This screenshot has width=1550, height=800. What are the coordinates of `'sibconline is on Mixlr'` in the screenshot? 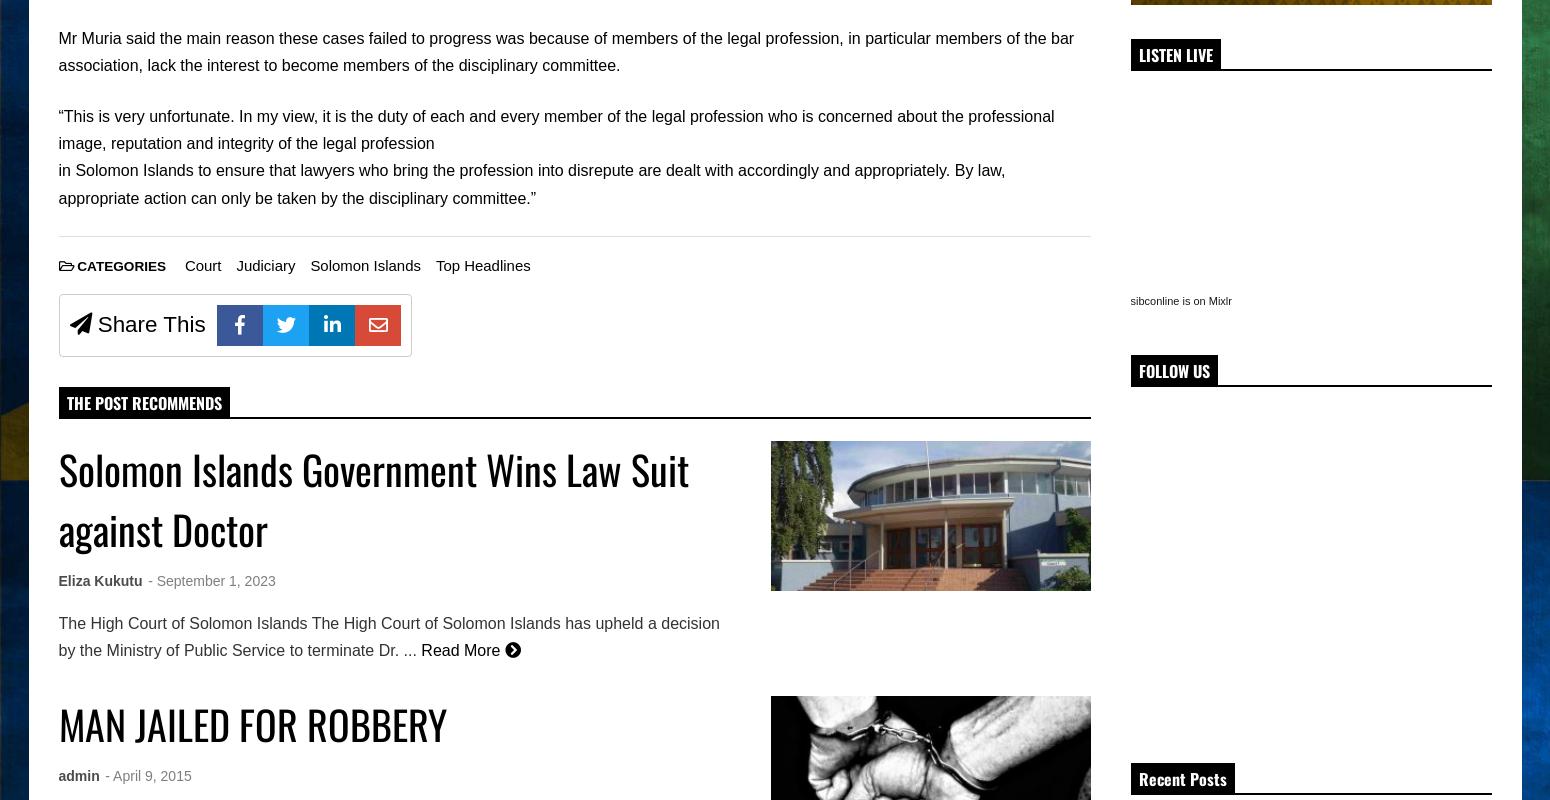 It's located at (1128, 300).